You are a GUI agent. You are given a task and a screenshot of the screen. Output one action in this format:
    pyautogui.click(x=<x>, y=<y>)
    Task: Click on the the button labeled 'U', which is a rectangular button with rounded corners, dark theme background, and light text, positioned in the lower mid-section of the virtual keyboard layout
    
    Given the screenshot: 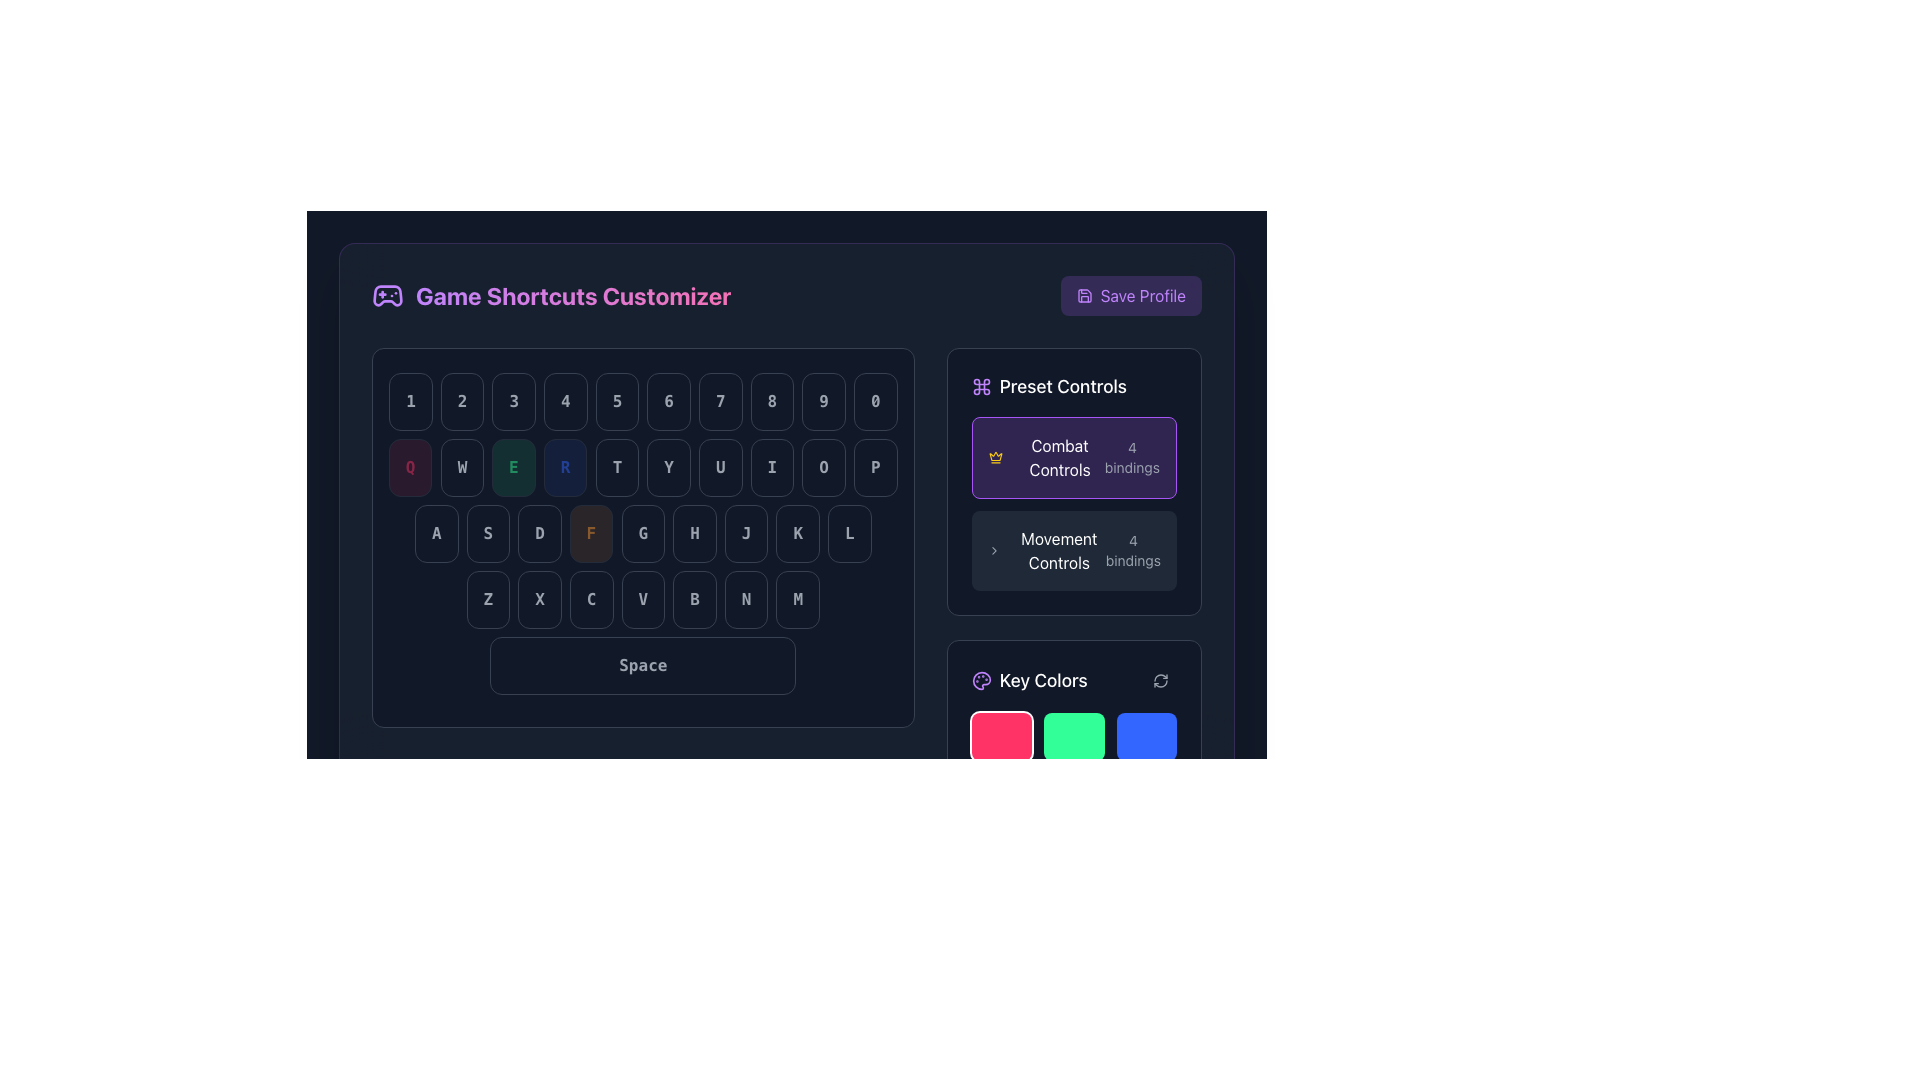 What is the action you would take?
    pyautogui.click(x=720, y=467)
    